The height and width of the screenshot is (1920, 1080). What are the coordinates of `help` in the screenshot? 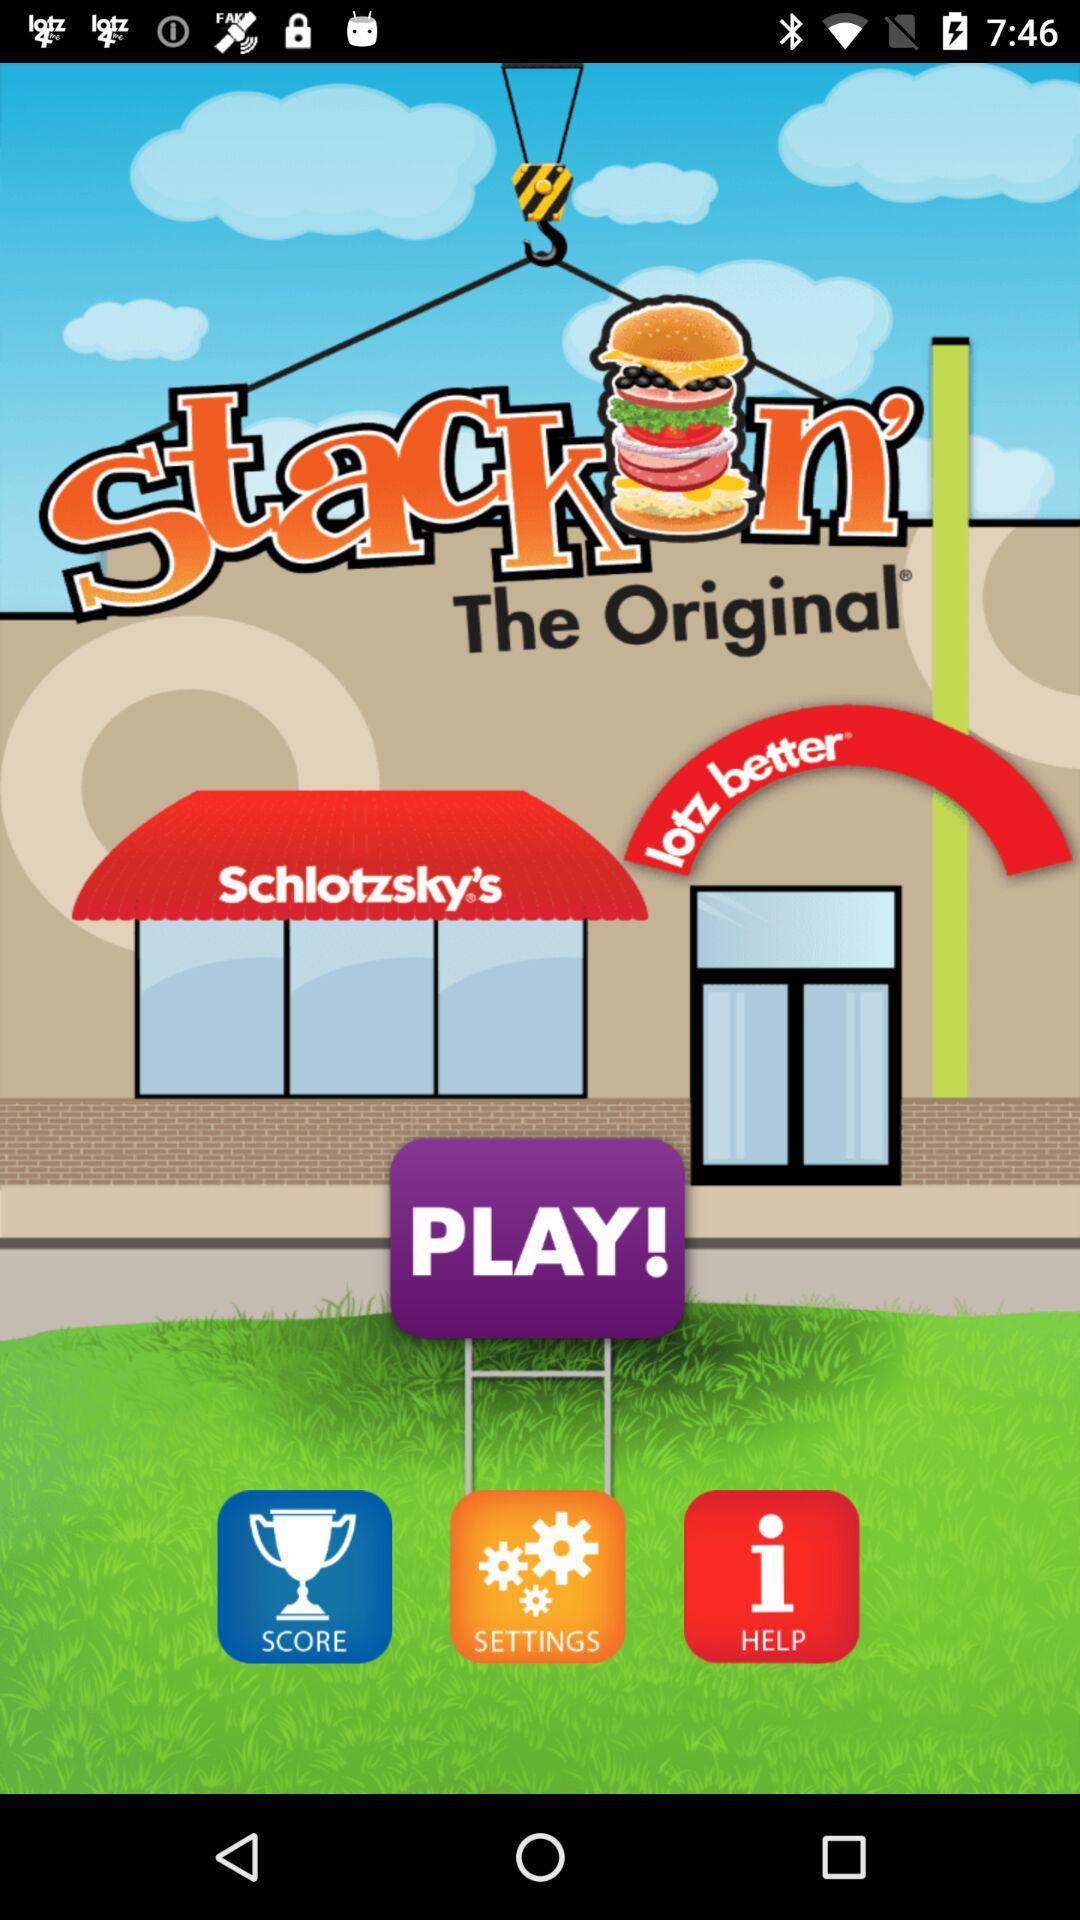 It's located at (771, 1575).